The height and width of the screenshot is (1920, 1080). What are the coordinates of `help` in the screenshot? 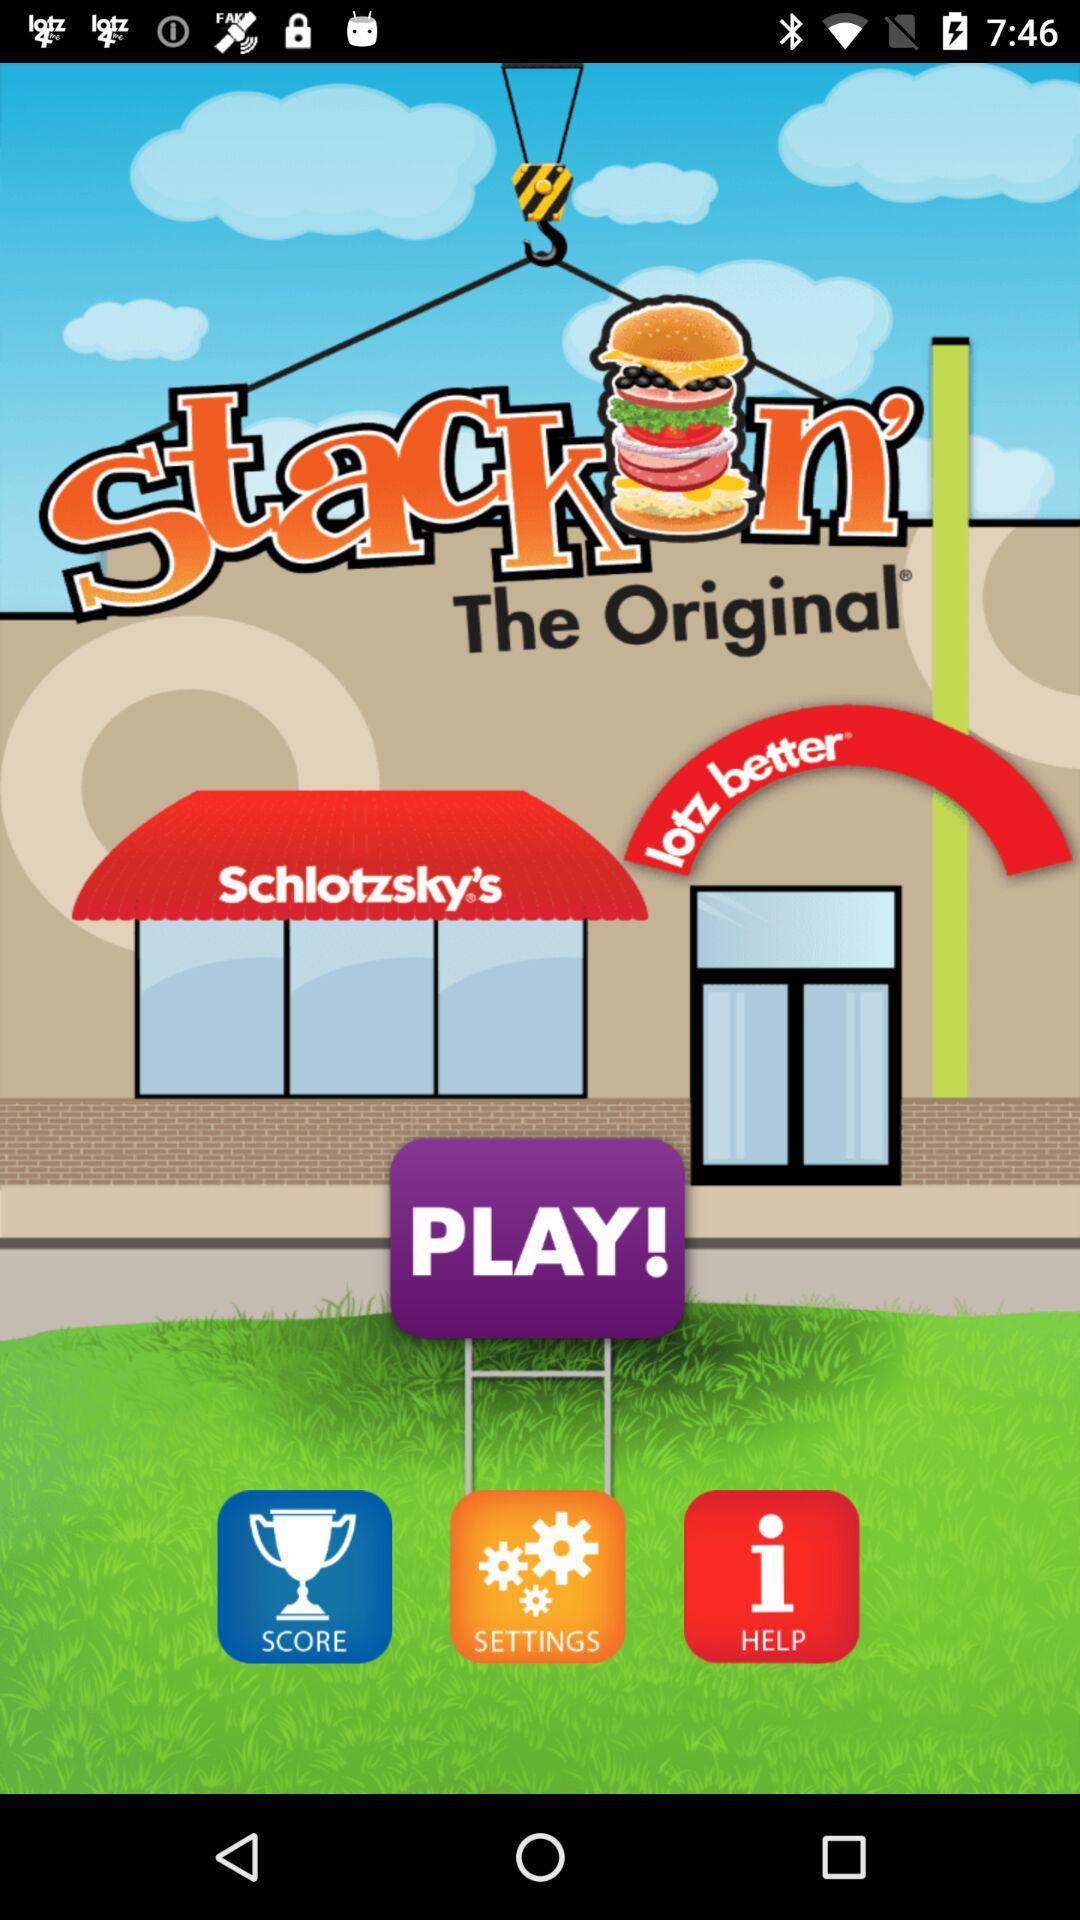 It's located at (771, 1575).